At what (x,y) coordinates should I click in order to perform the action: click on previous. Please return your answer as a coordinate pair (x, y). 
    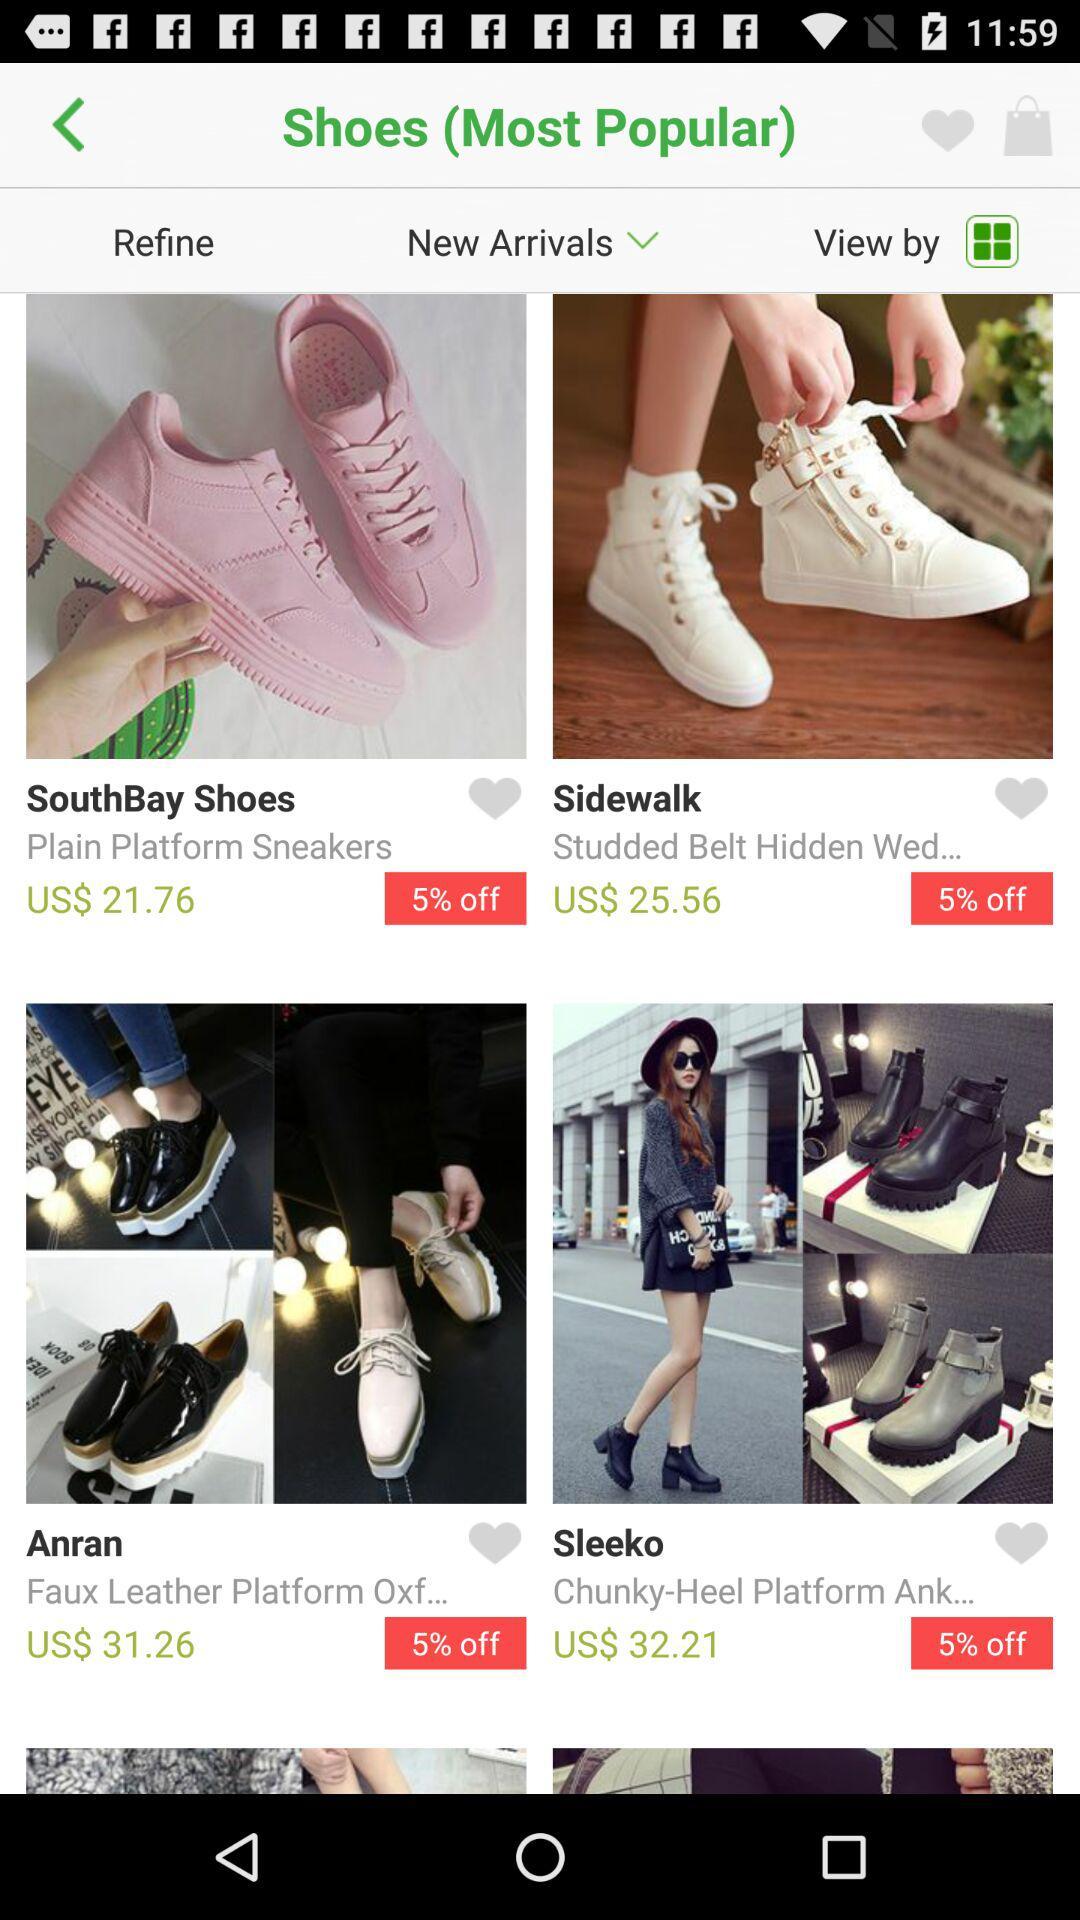
    Looking at the image, I should click on (73, 124).